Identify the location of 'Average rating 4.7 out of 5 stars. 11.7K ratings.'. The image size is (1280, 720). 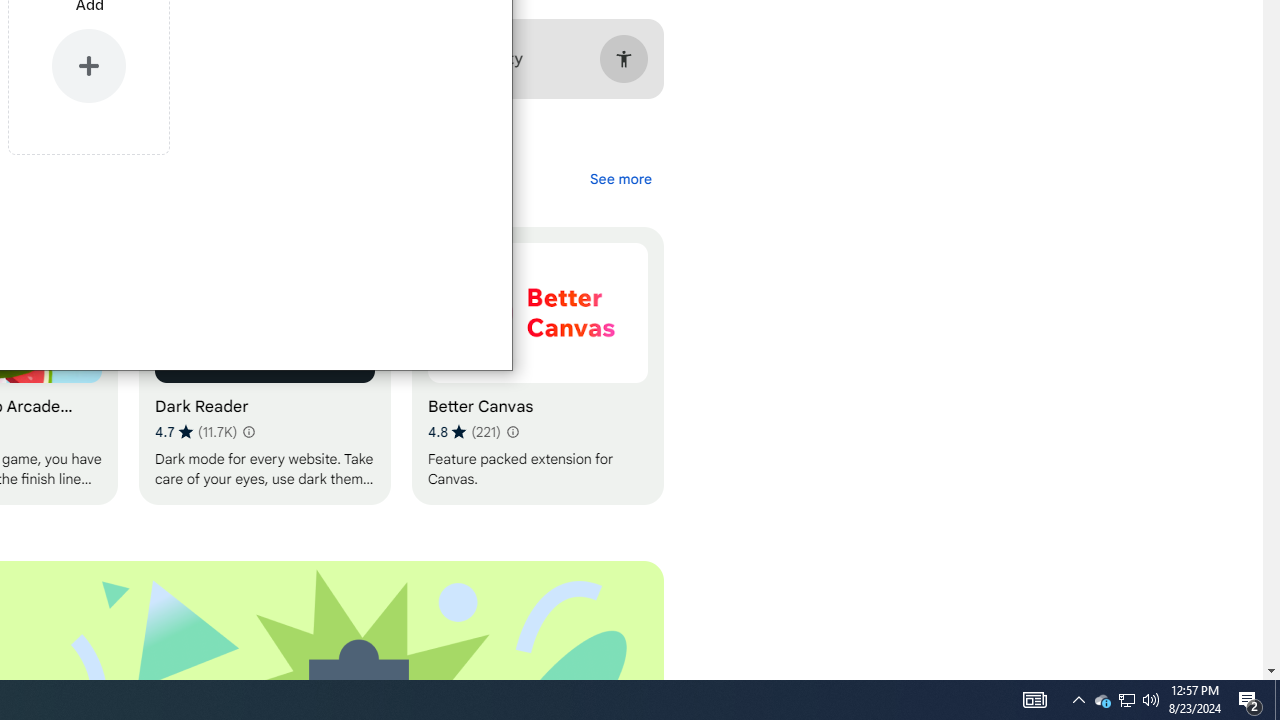
(195, 431).